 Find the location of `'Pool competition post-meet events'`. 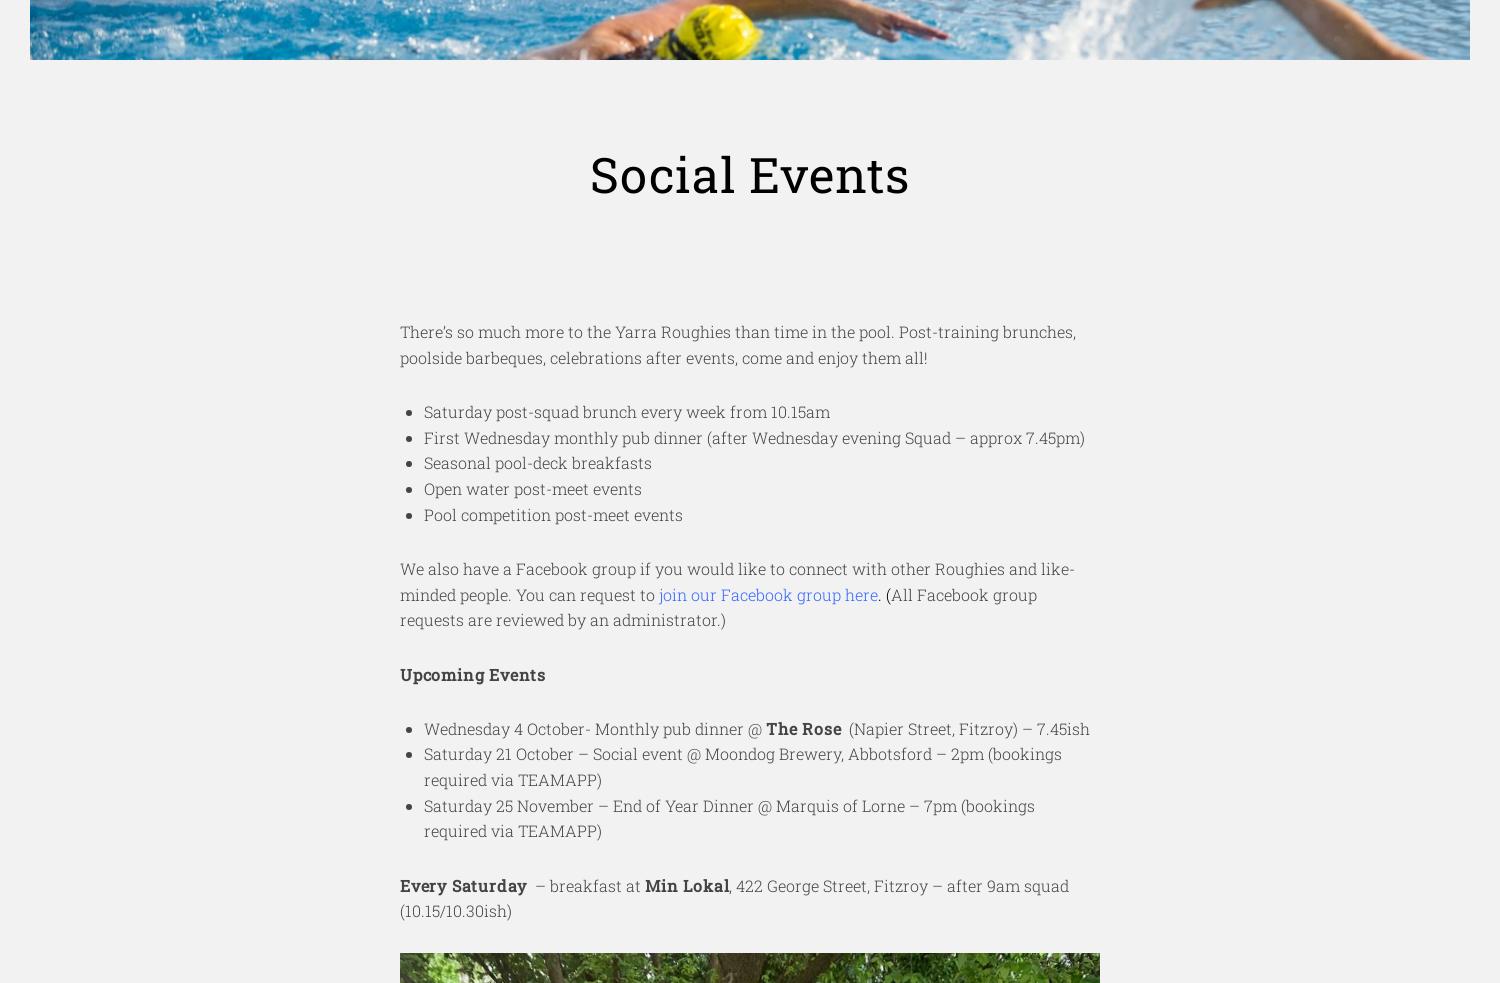

'Pool competition post-meet events' is located at coordinates (424, 513).